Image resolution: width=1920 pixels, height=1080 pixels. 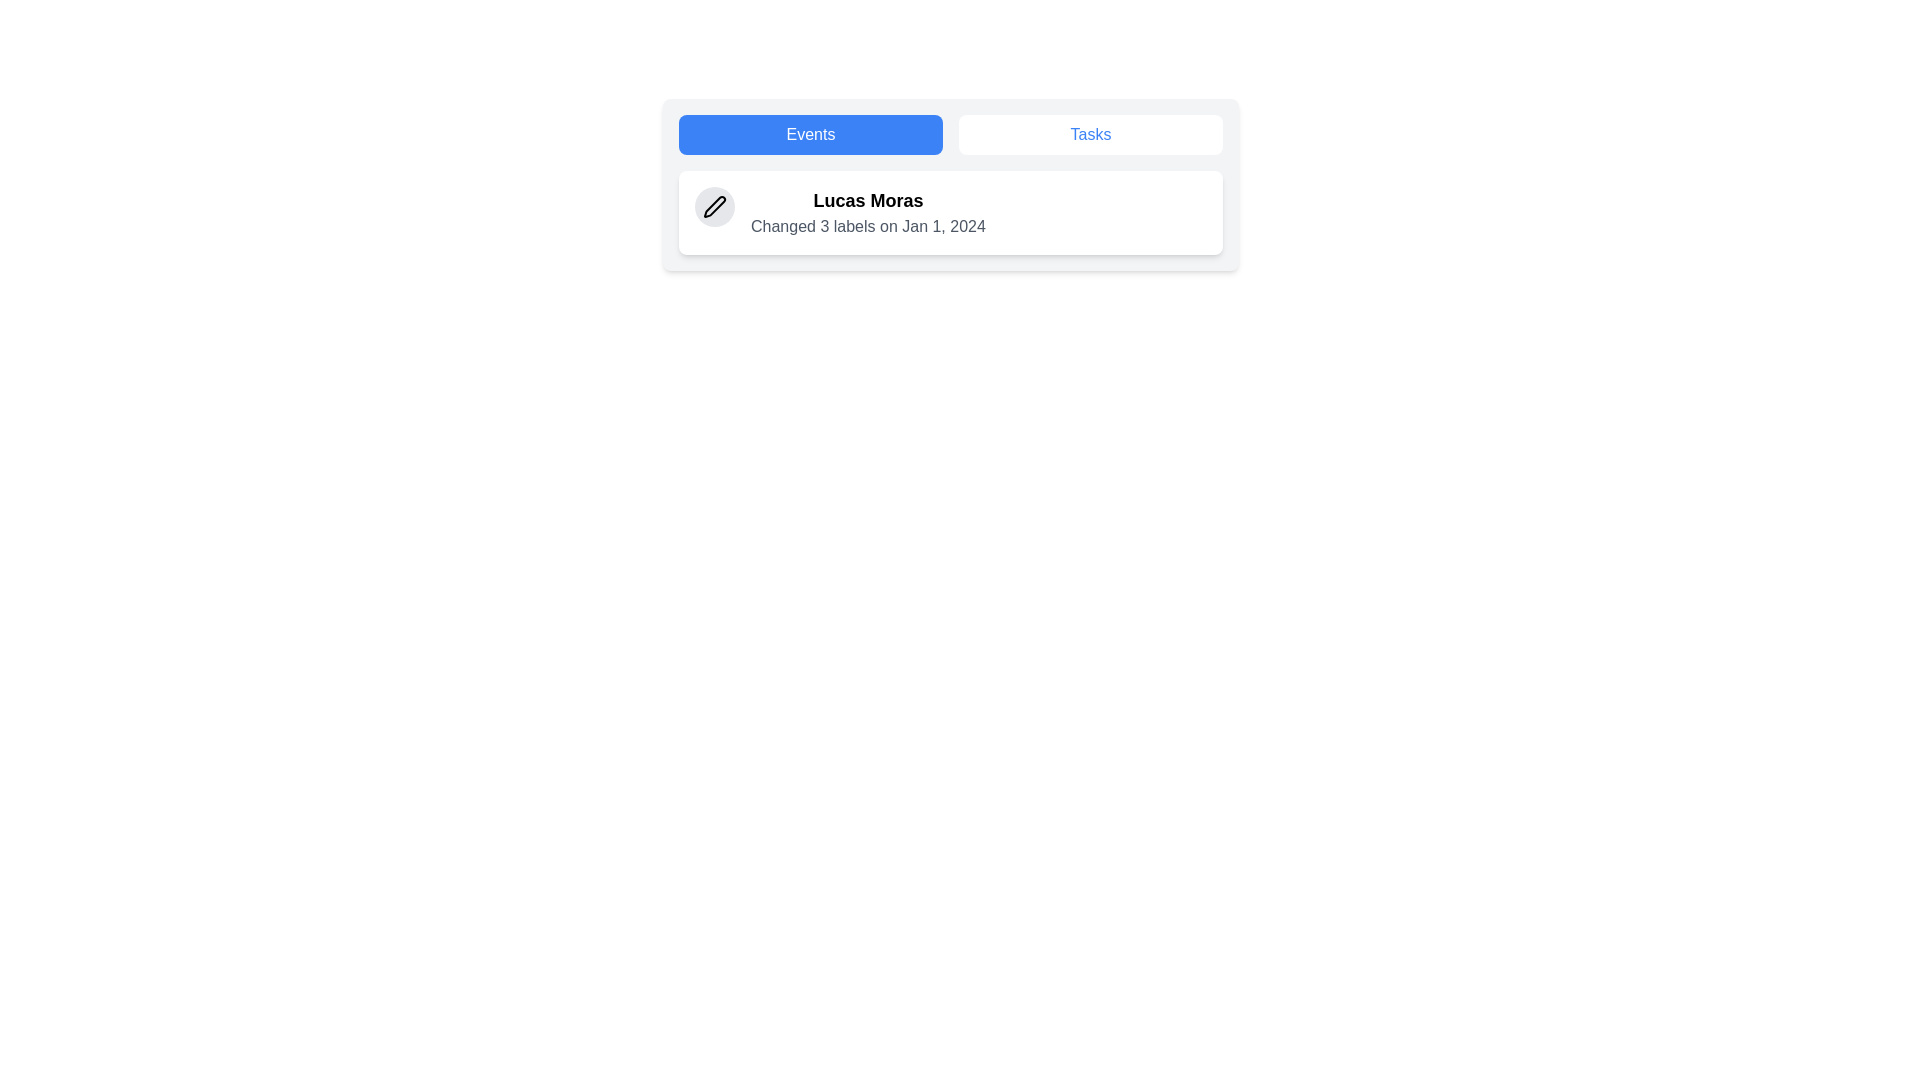 What do you see at coordinates (868, 212) in the screenshot?
I see `the Text Component that informs users about the action performed by Lucas Moras regarding changing labels to read its content` at bounding box center [868, 212].